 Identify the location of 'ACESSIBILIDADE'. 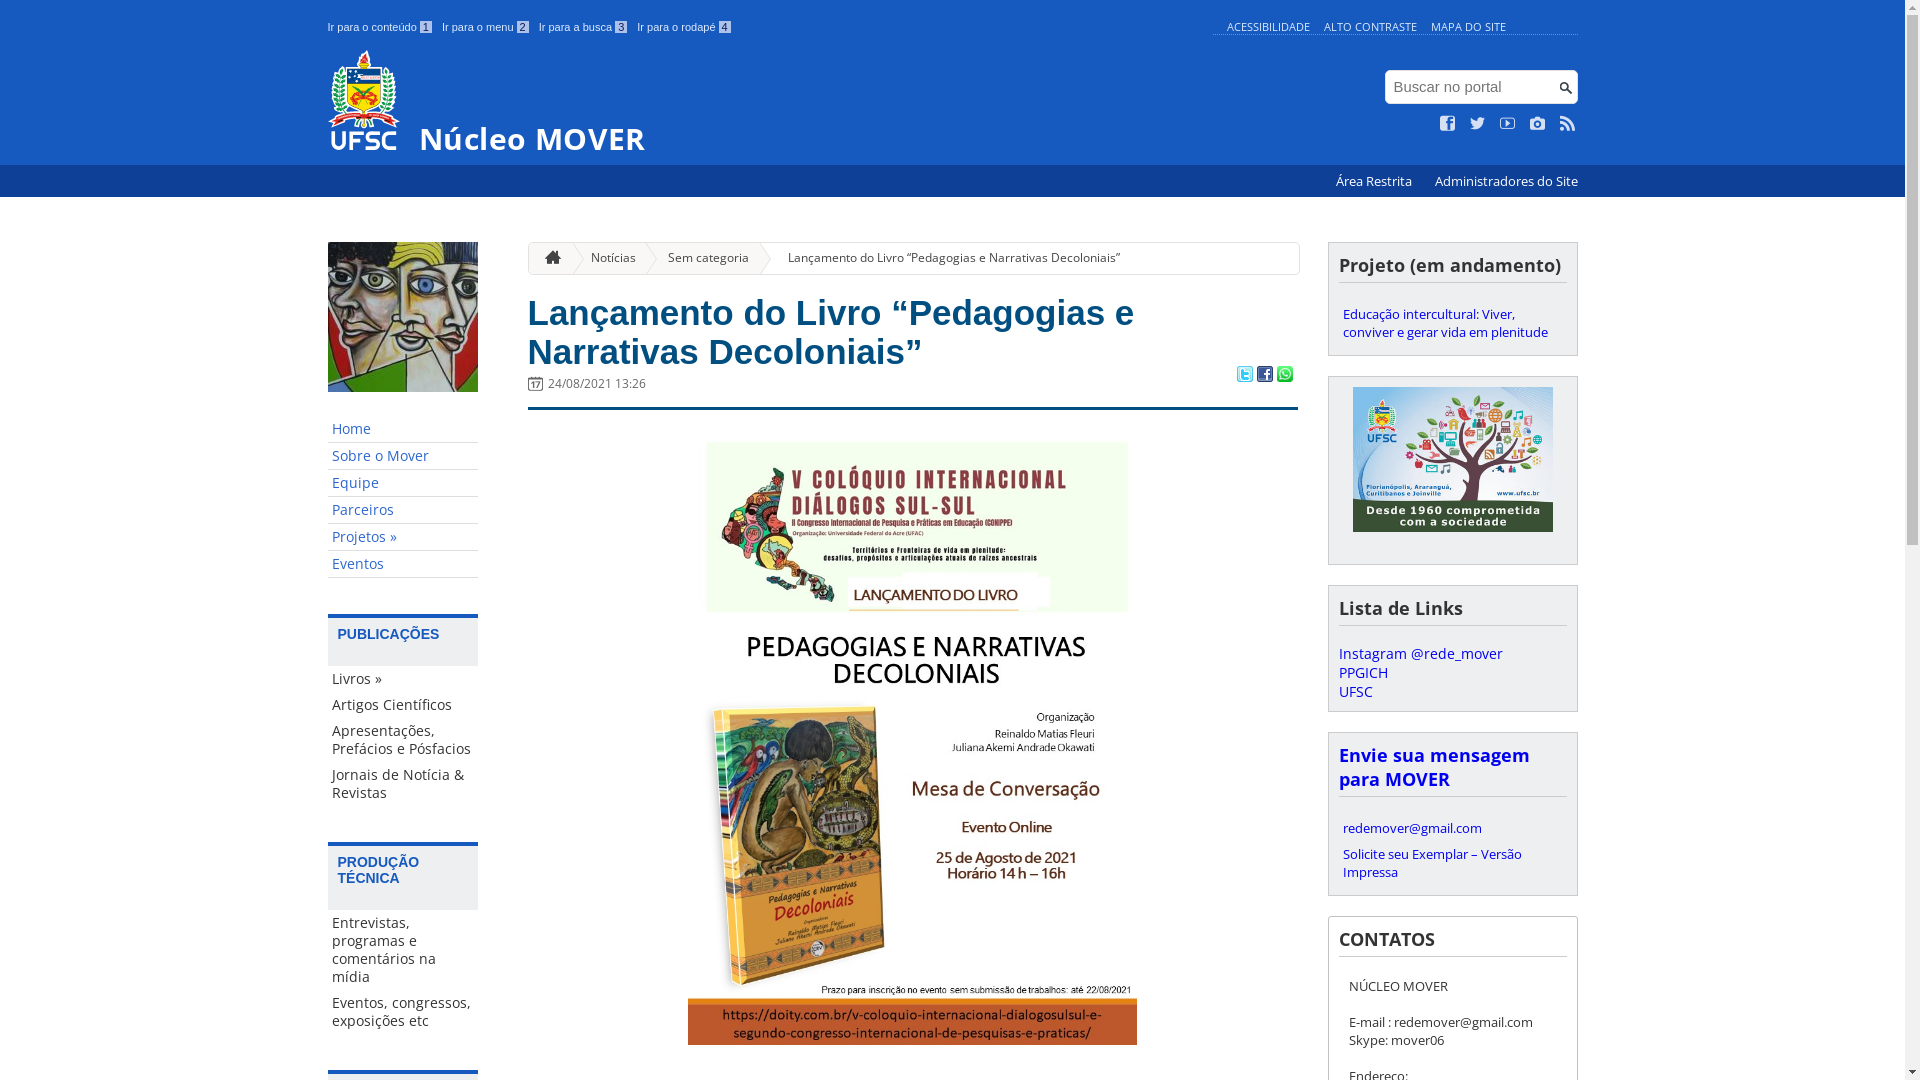
(1266, 26).